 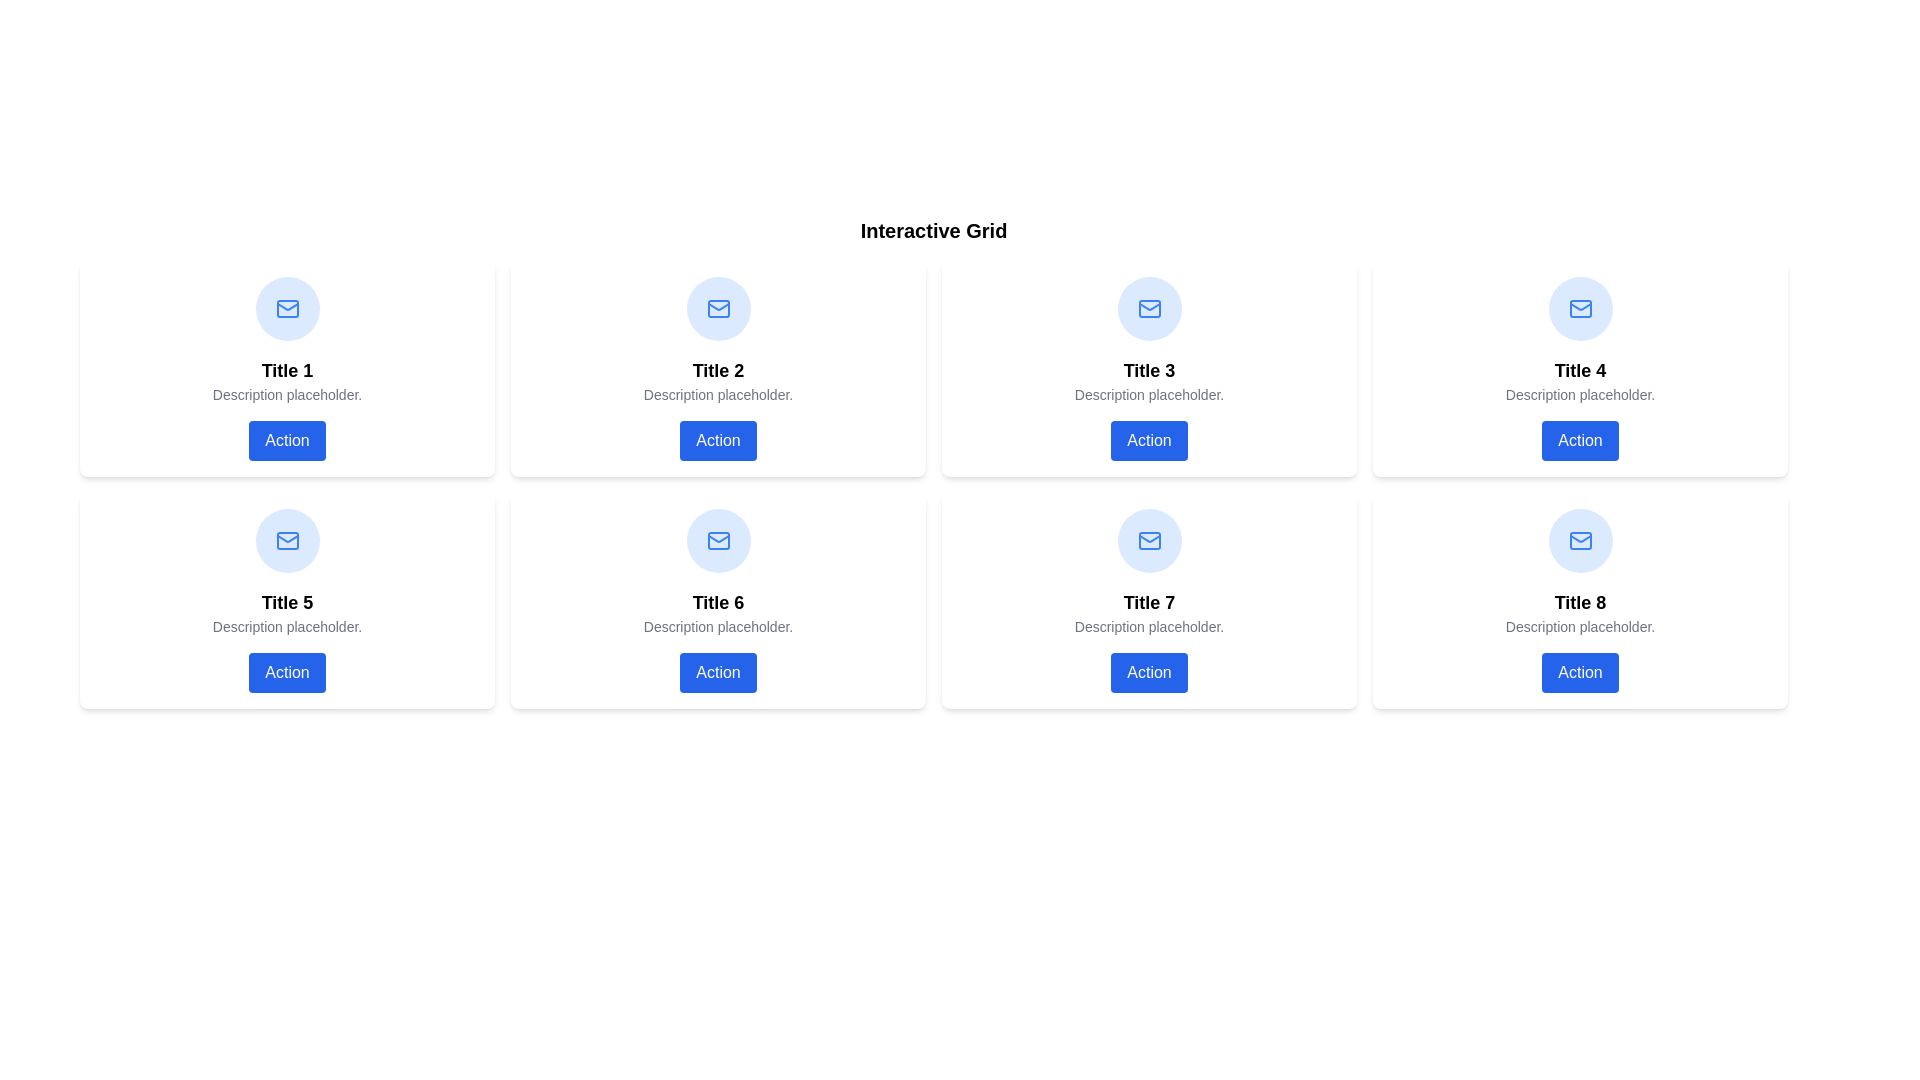 What do you see at coordinates (1579, 439) in the screenshot?
I see `the 'Action' button located at the bottom of the card titled 'Title 4' to observe the visual effects that indicate interactivity` at bounding box center [1579, 439].